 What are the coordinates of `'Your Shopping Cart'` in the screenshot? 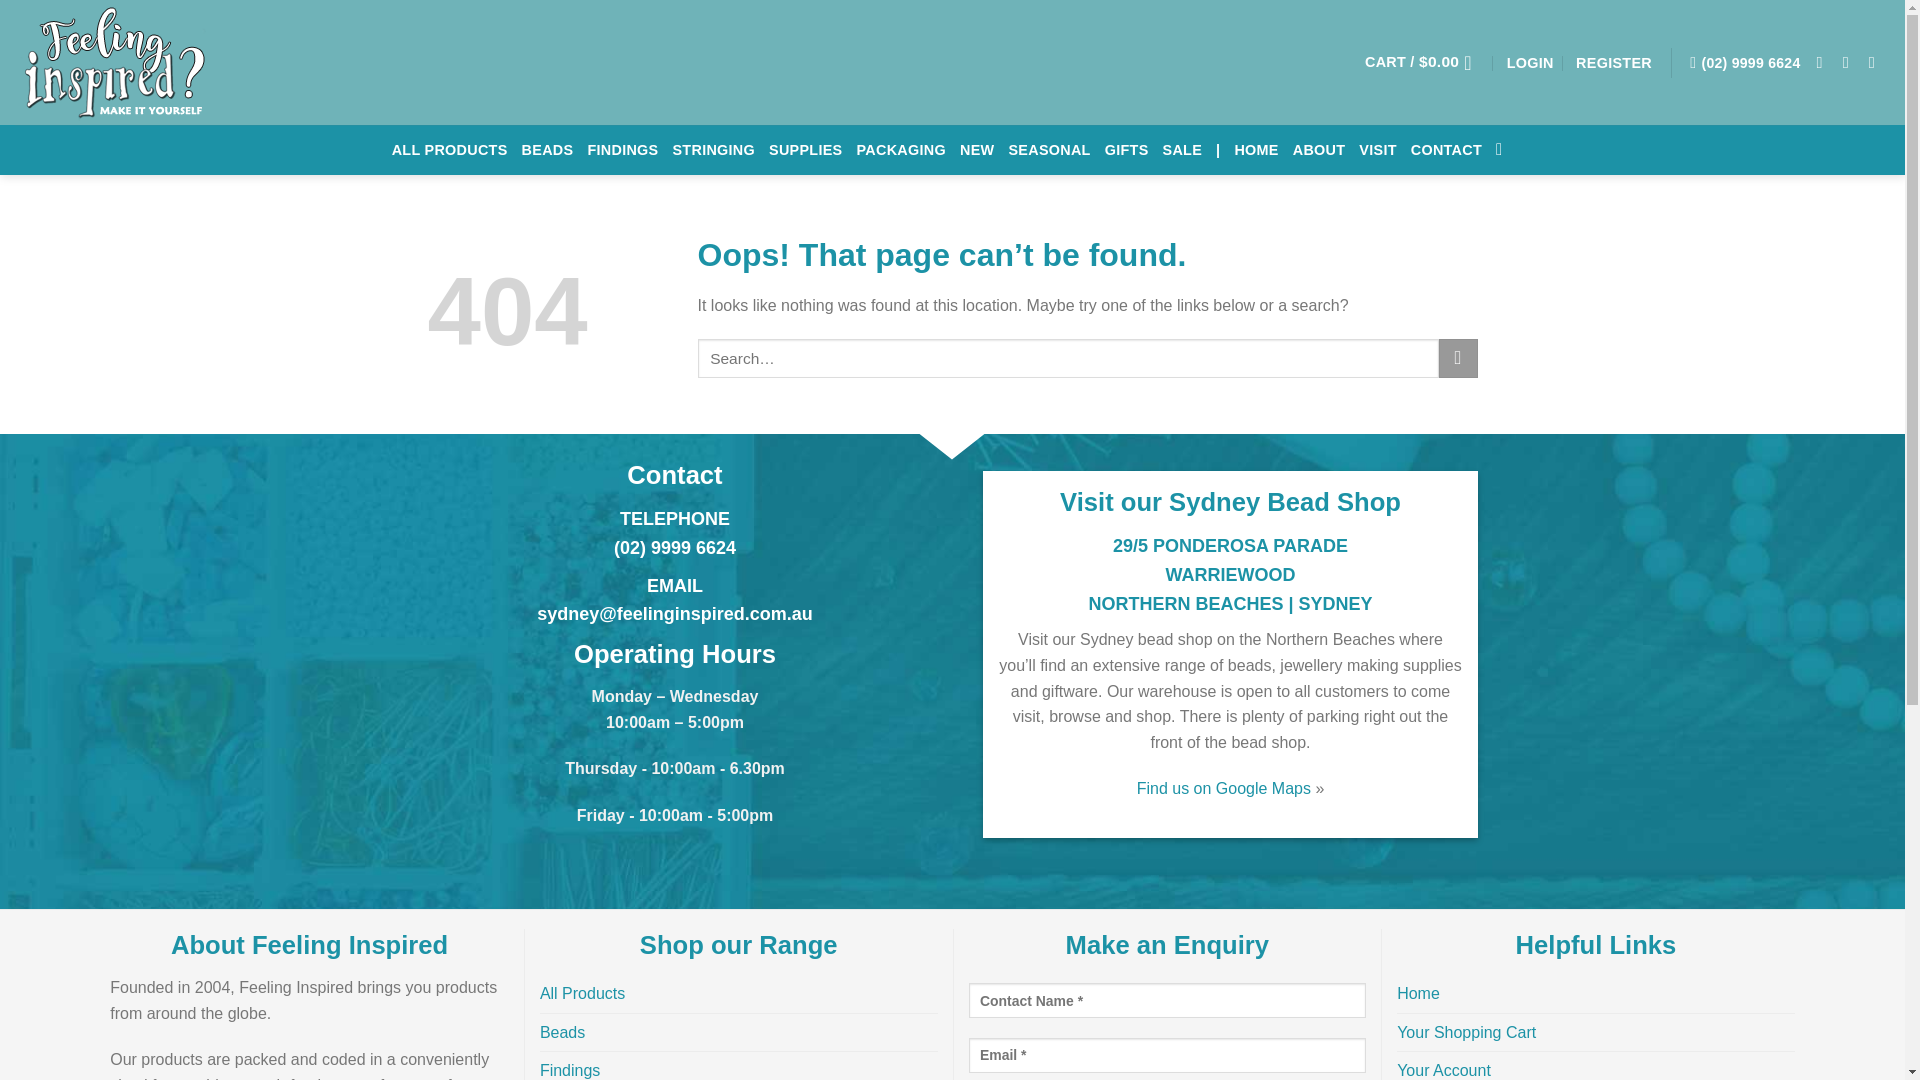 It's located at (1466, 1033).